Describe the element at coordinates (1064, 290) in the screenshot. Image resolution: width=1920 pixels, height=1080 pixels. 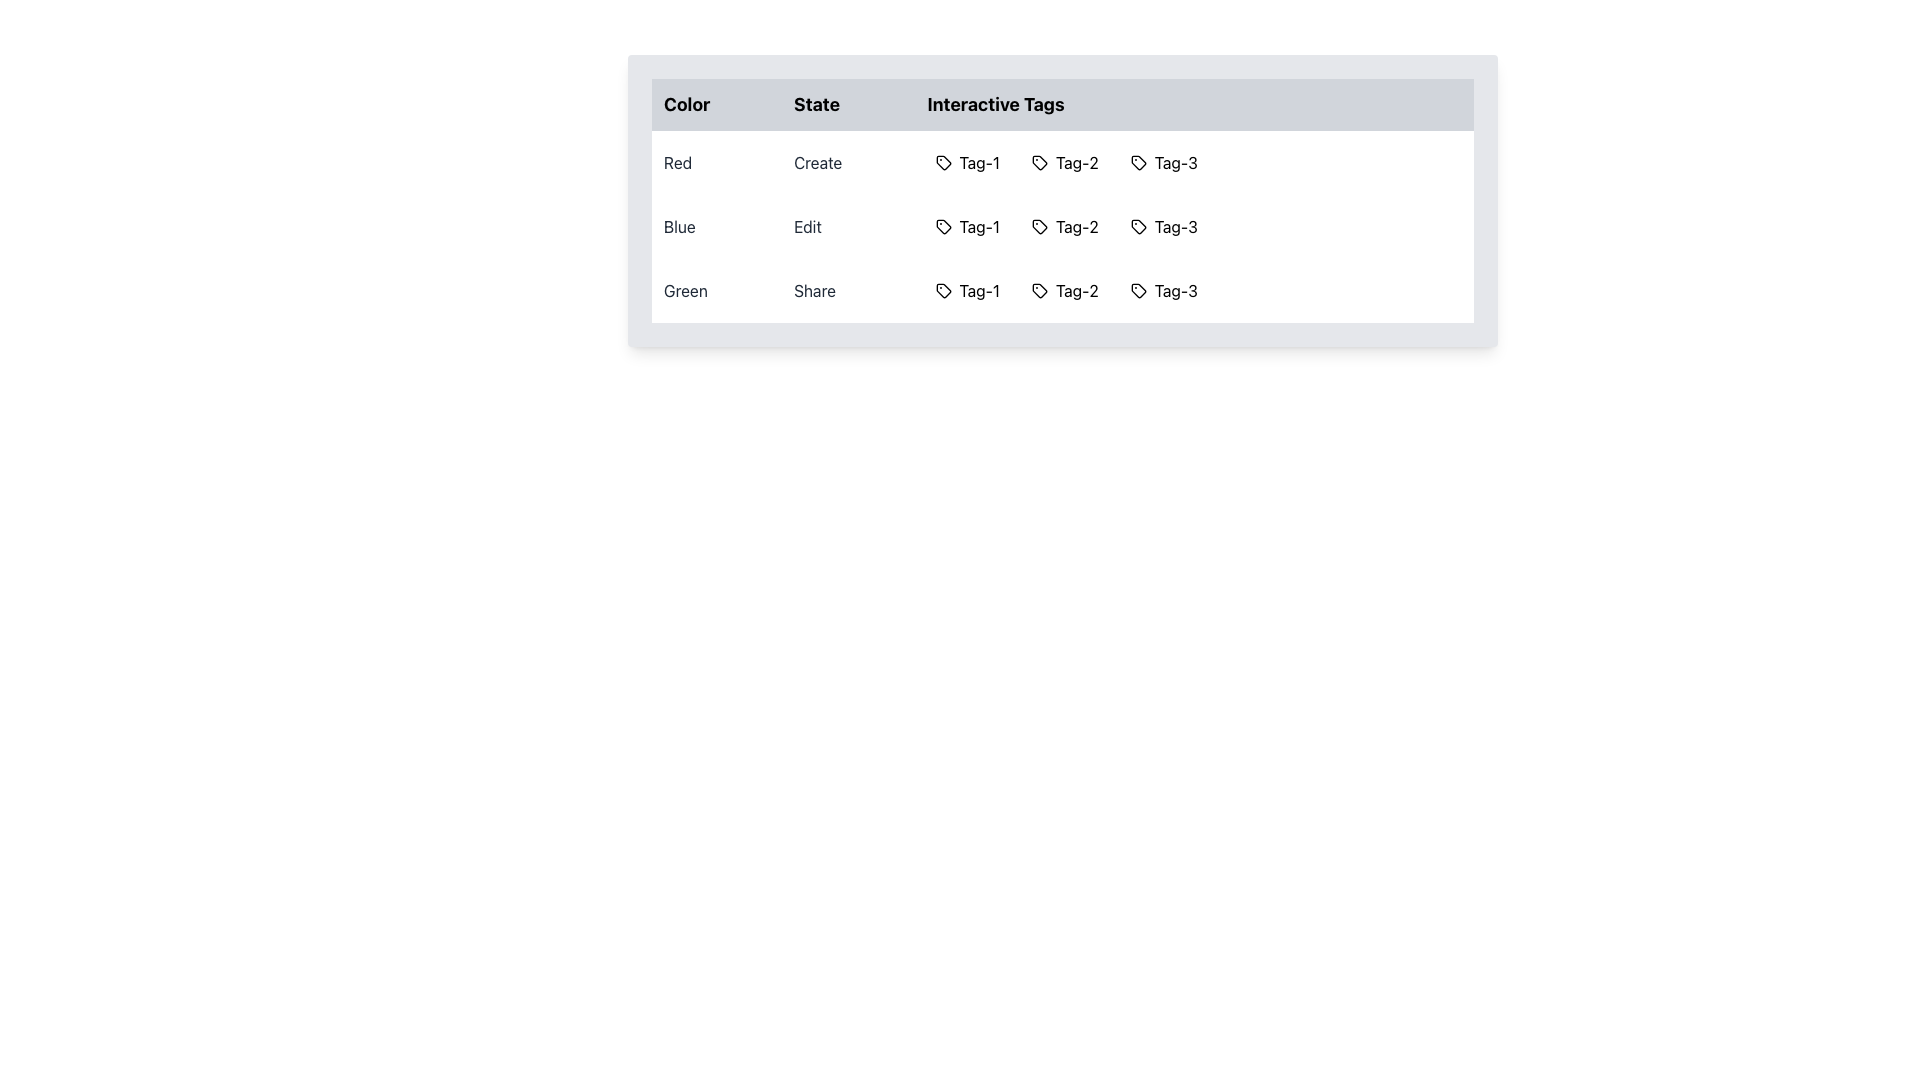
I see `the label with the text 'Tag-2', which is styled with a rounded green background and is located in the third row of the 'Interactive Tags' column, between 'Tag-1' and 'Tag-3'` at that location.